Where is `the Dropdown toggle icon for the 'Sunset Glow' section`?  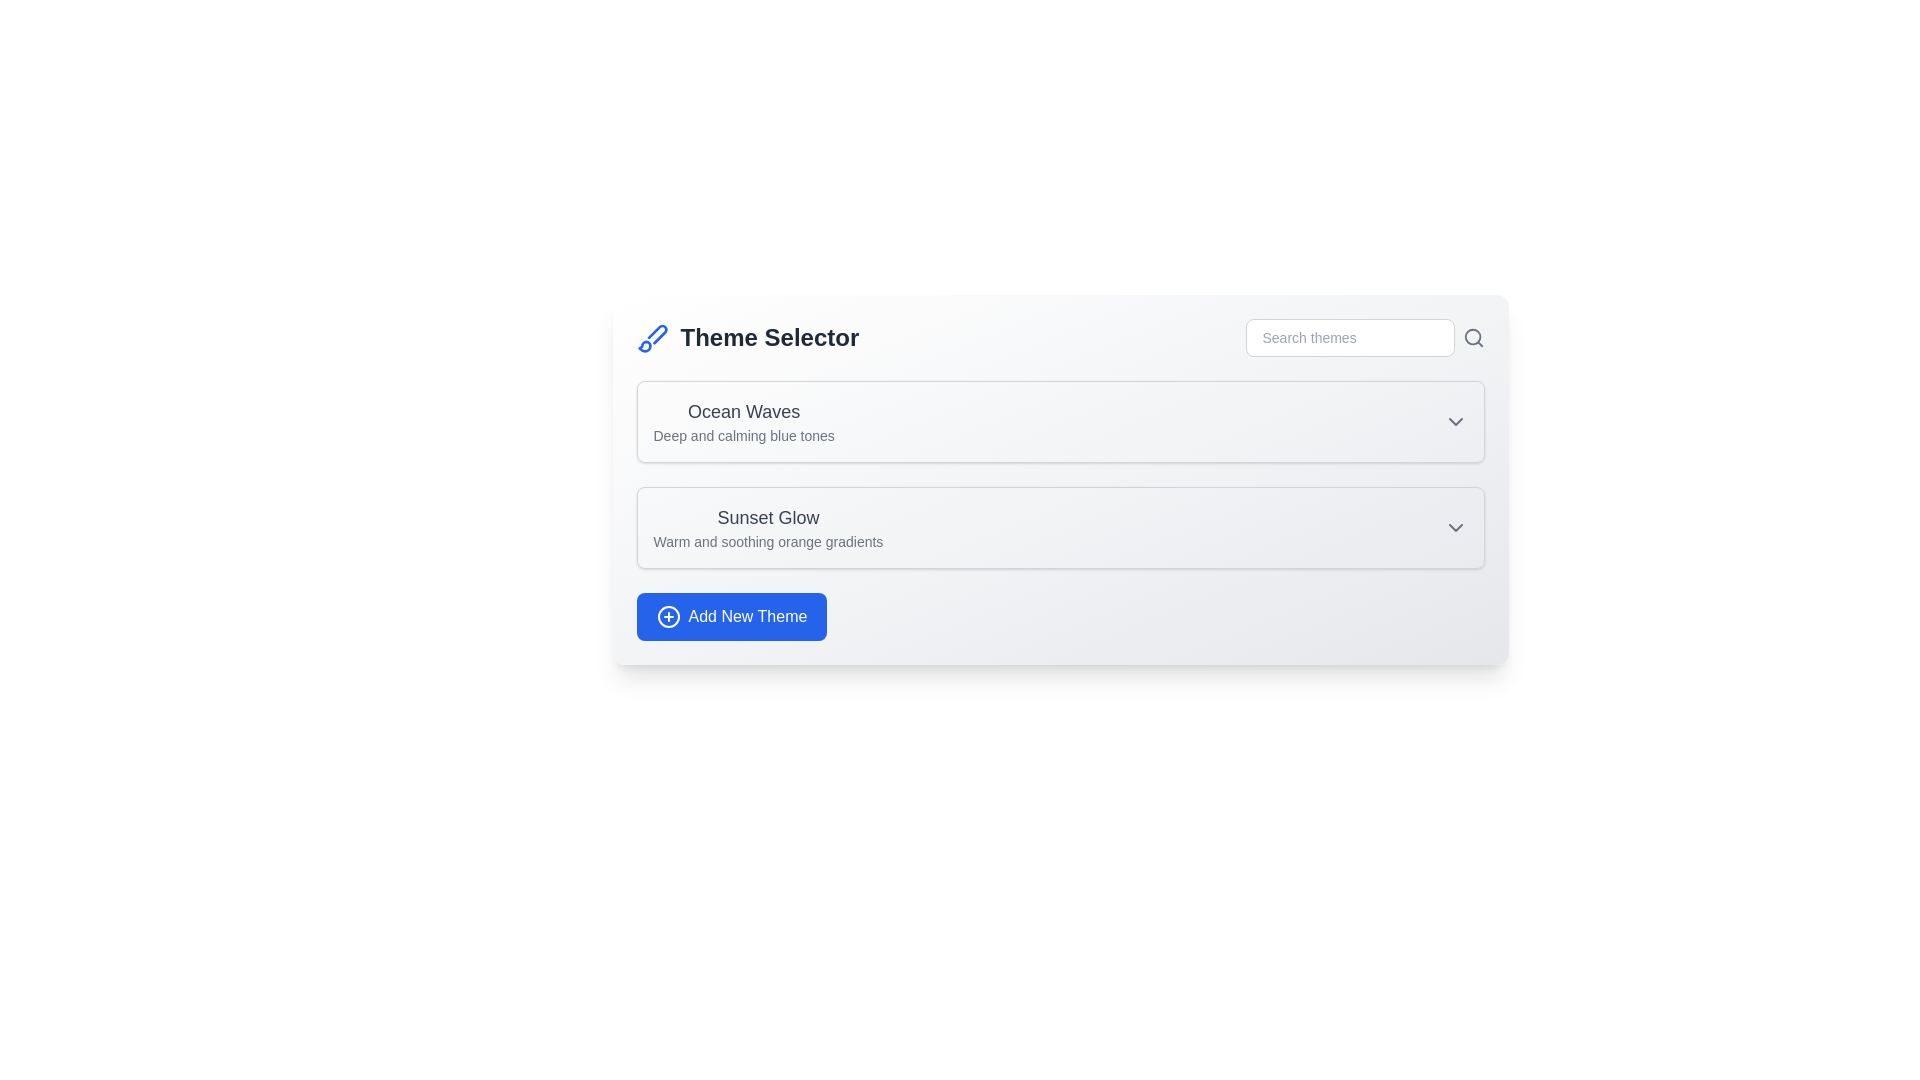 the Dropdown toggle icon for the 'Sunset Glow' section is located at coordinates (1455, 527).